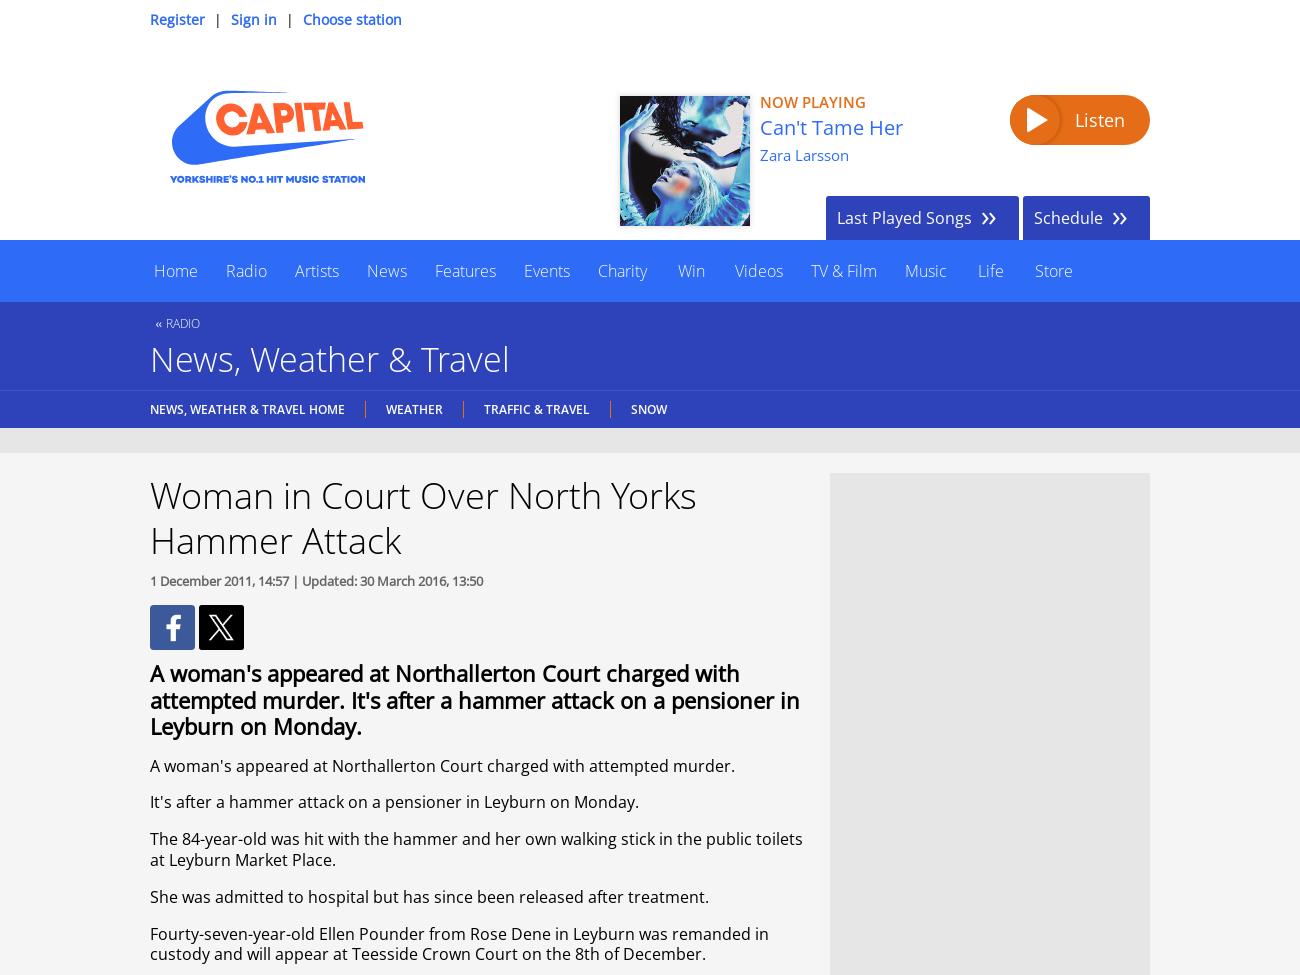 This screenshot has width=1300, height=975. I want to click on 'A woman's appeared at Northallerton Court charged with attempted murder.  It's after a hammer attack on a pensioner in Leyburn on Monday.', so click(474, 698).